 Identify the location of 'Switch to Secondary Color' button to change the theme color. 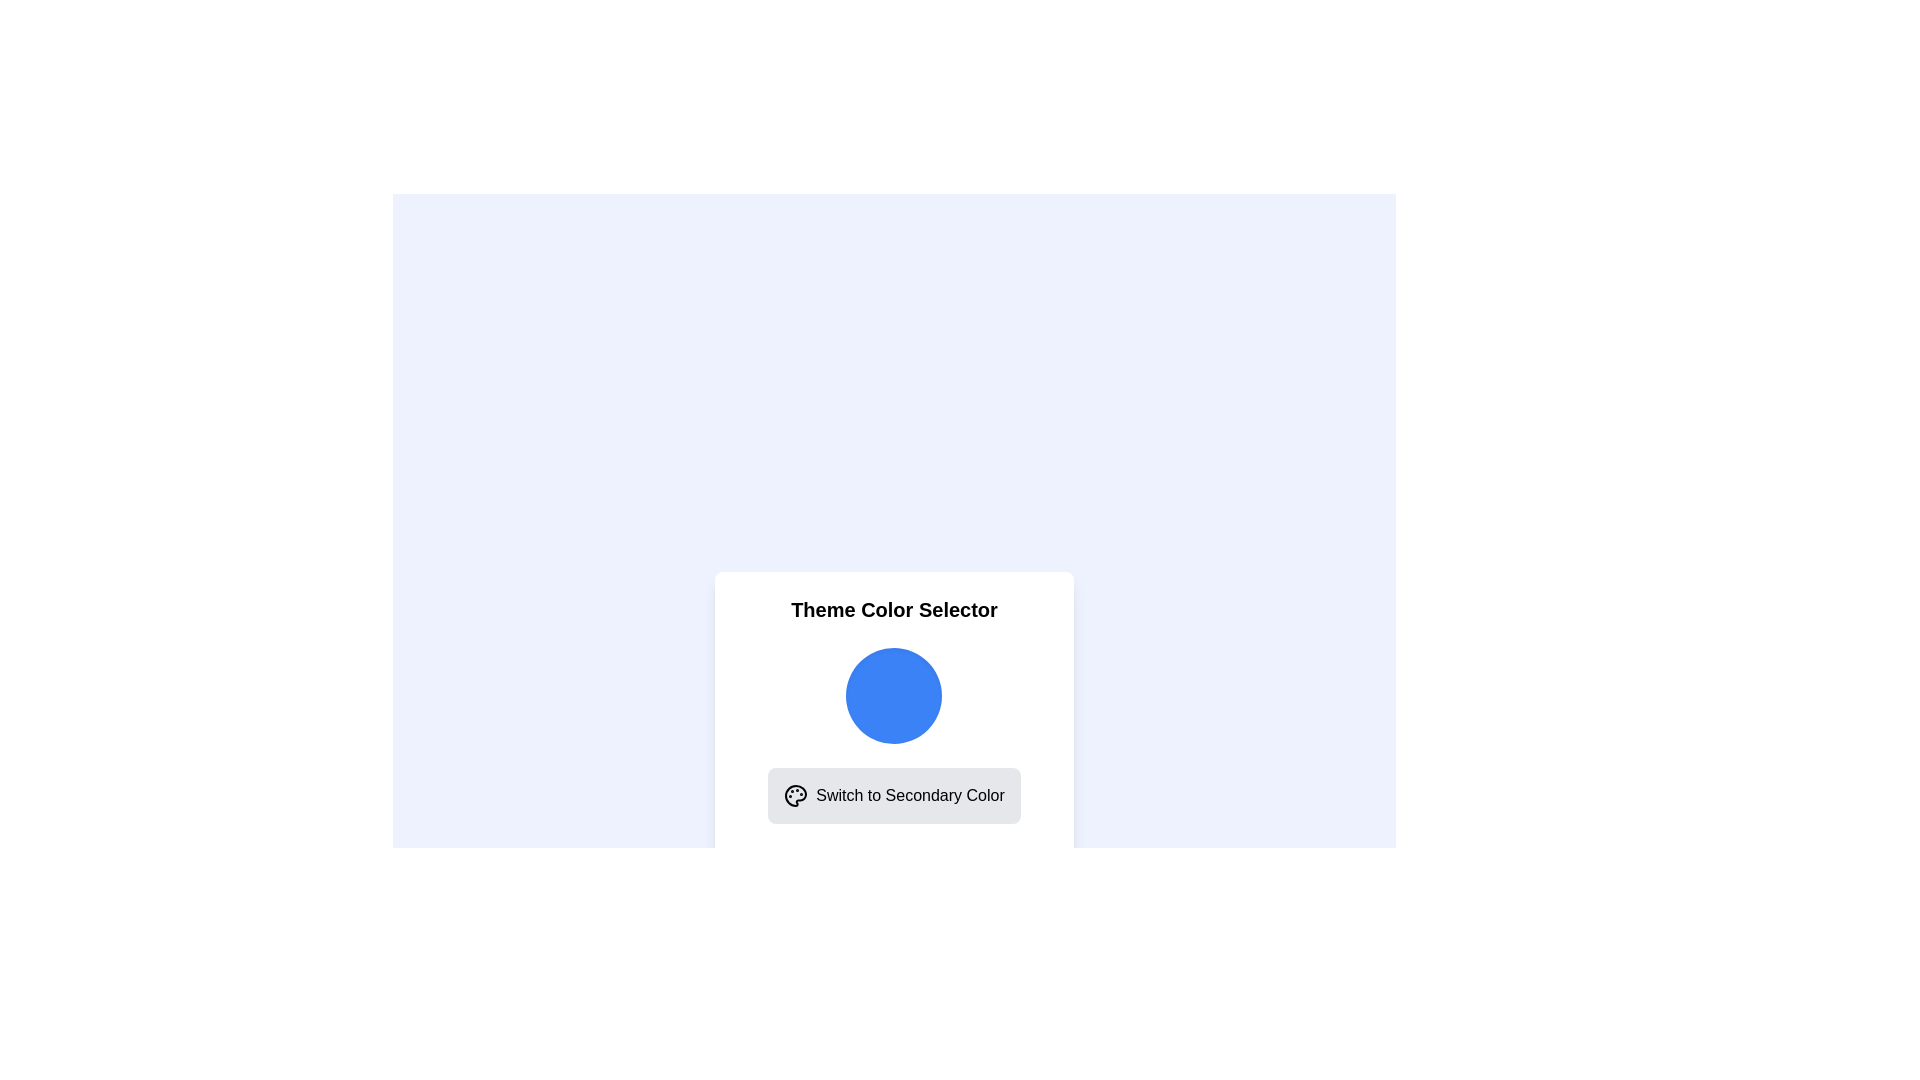
(893, 794).